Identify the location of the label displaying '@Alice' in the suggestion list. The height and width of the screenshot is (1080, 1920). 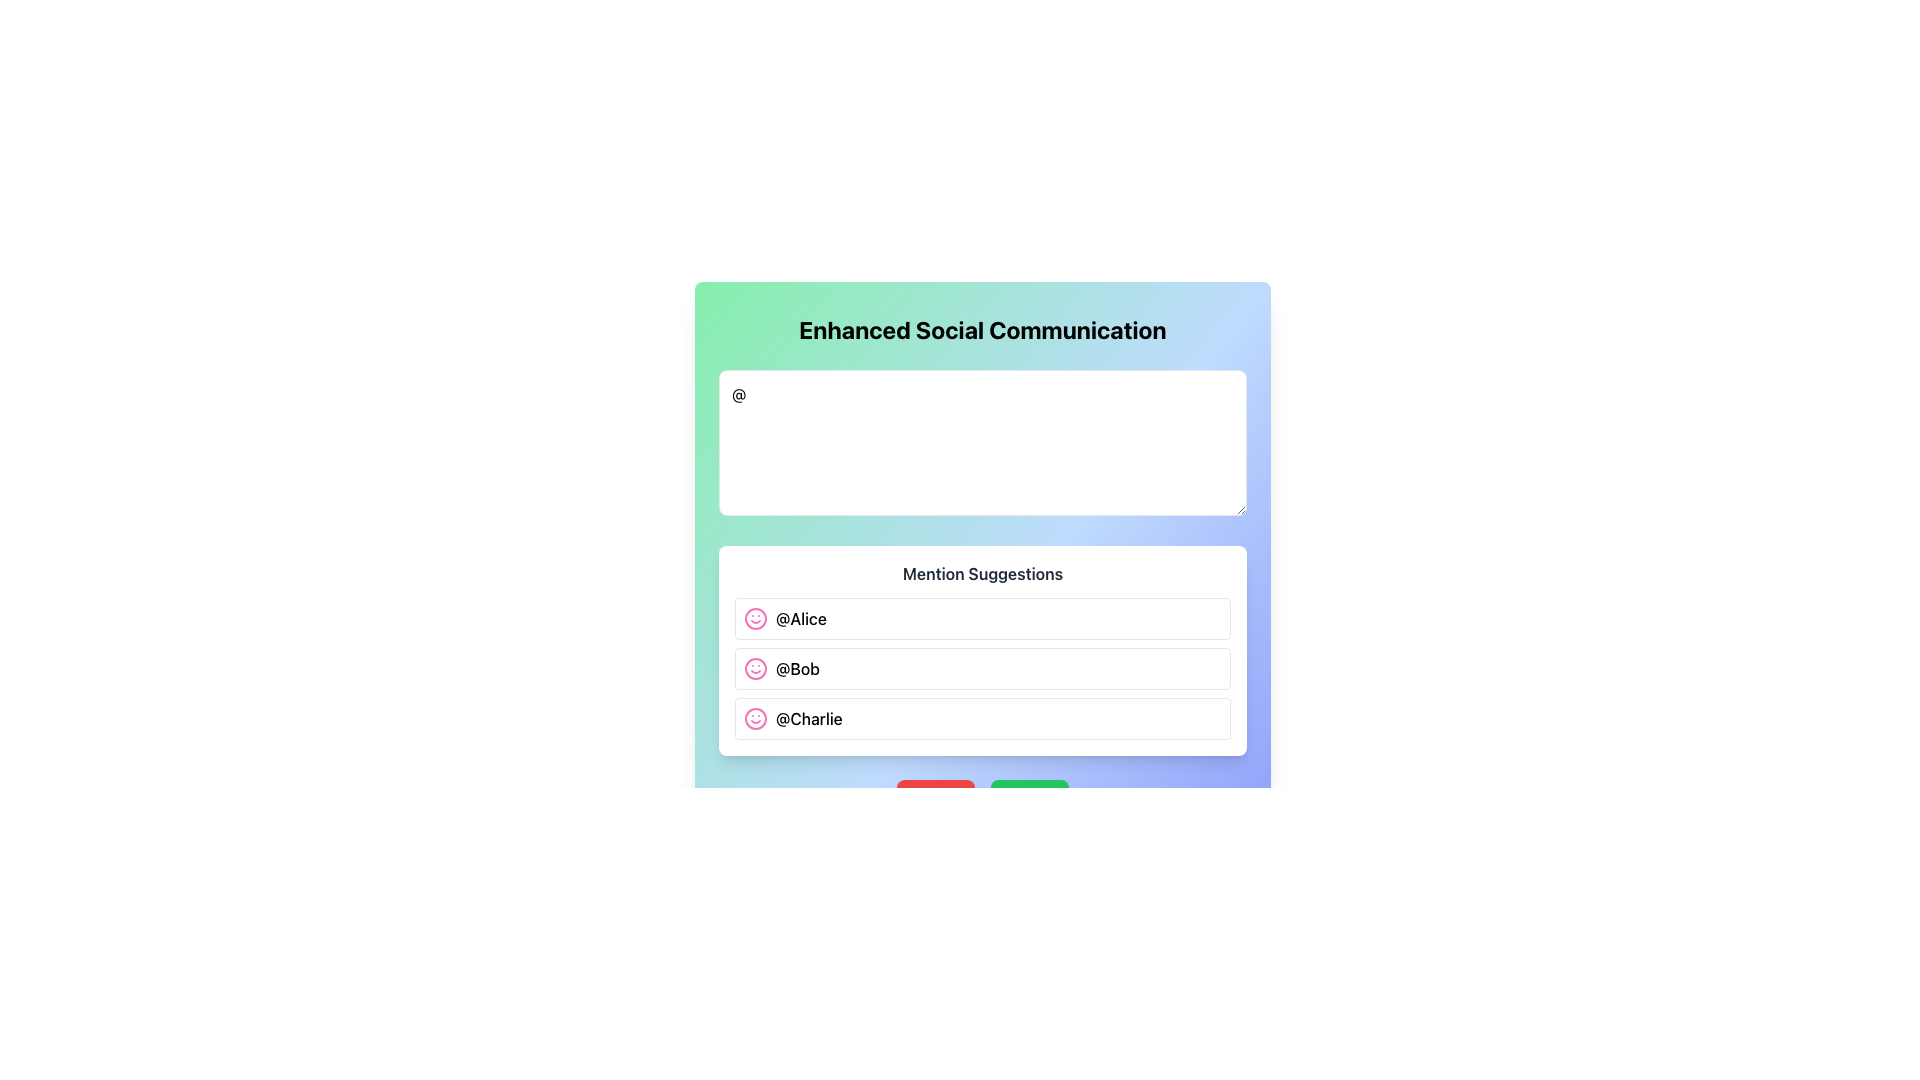
(801, 617).